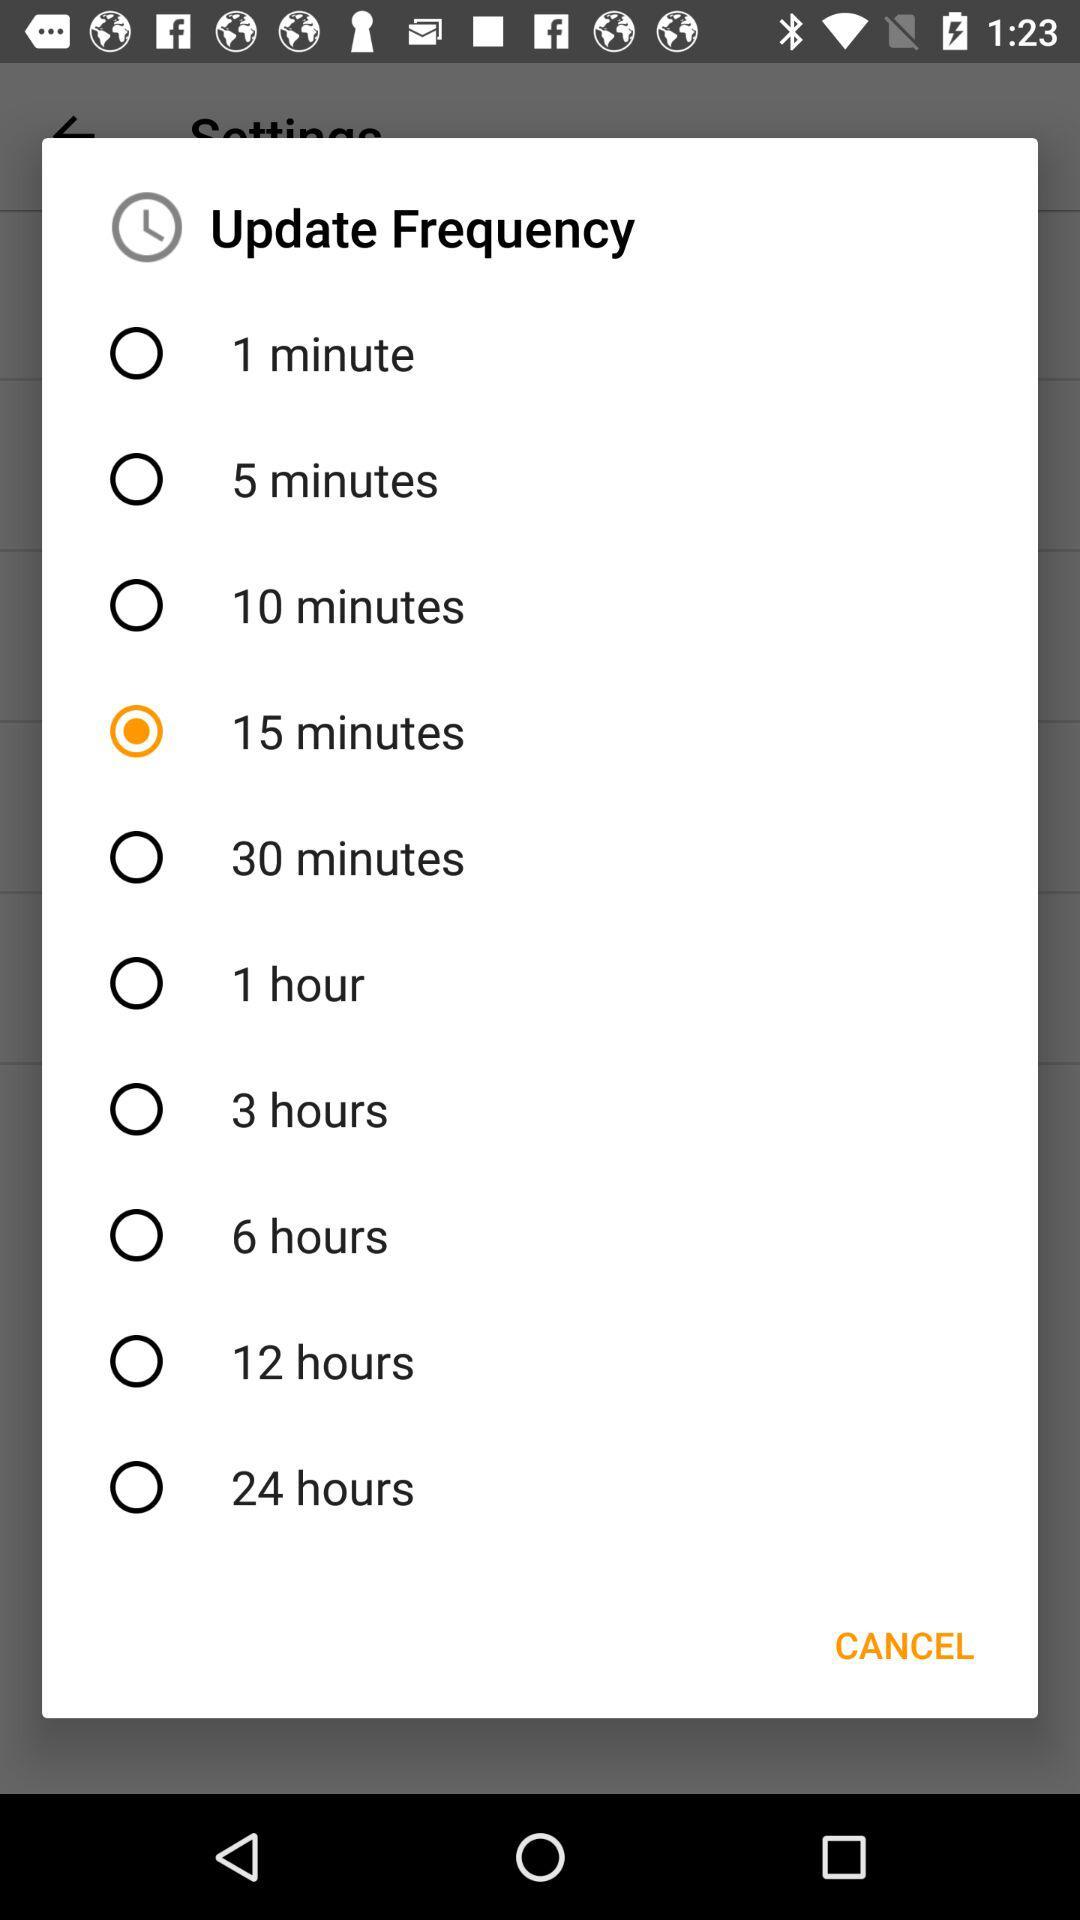  I want to click on the icon above 1 hour icon, so click(540, 857).